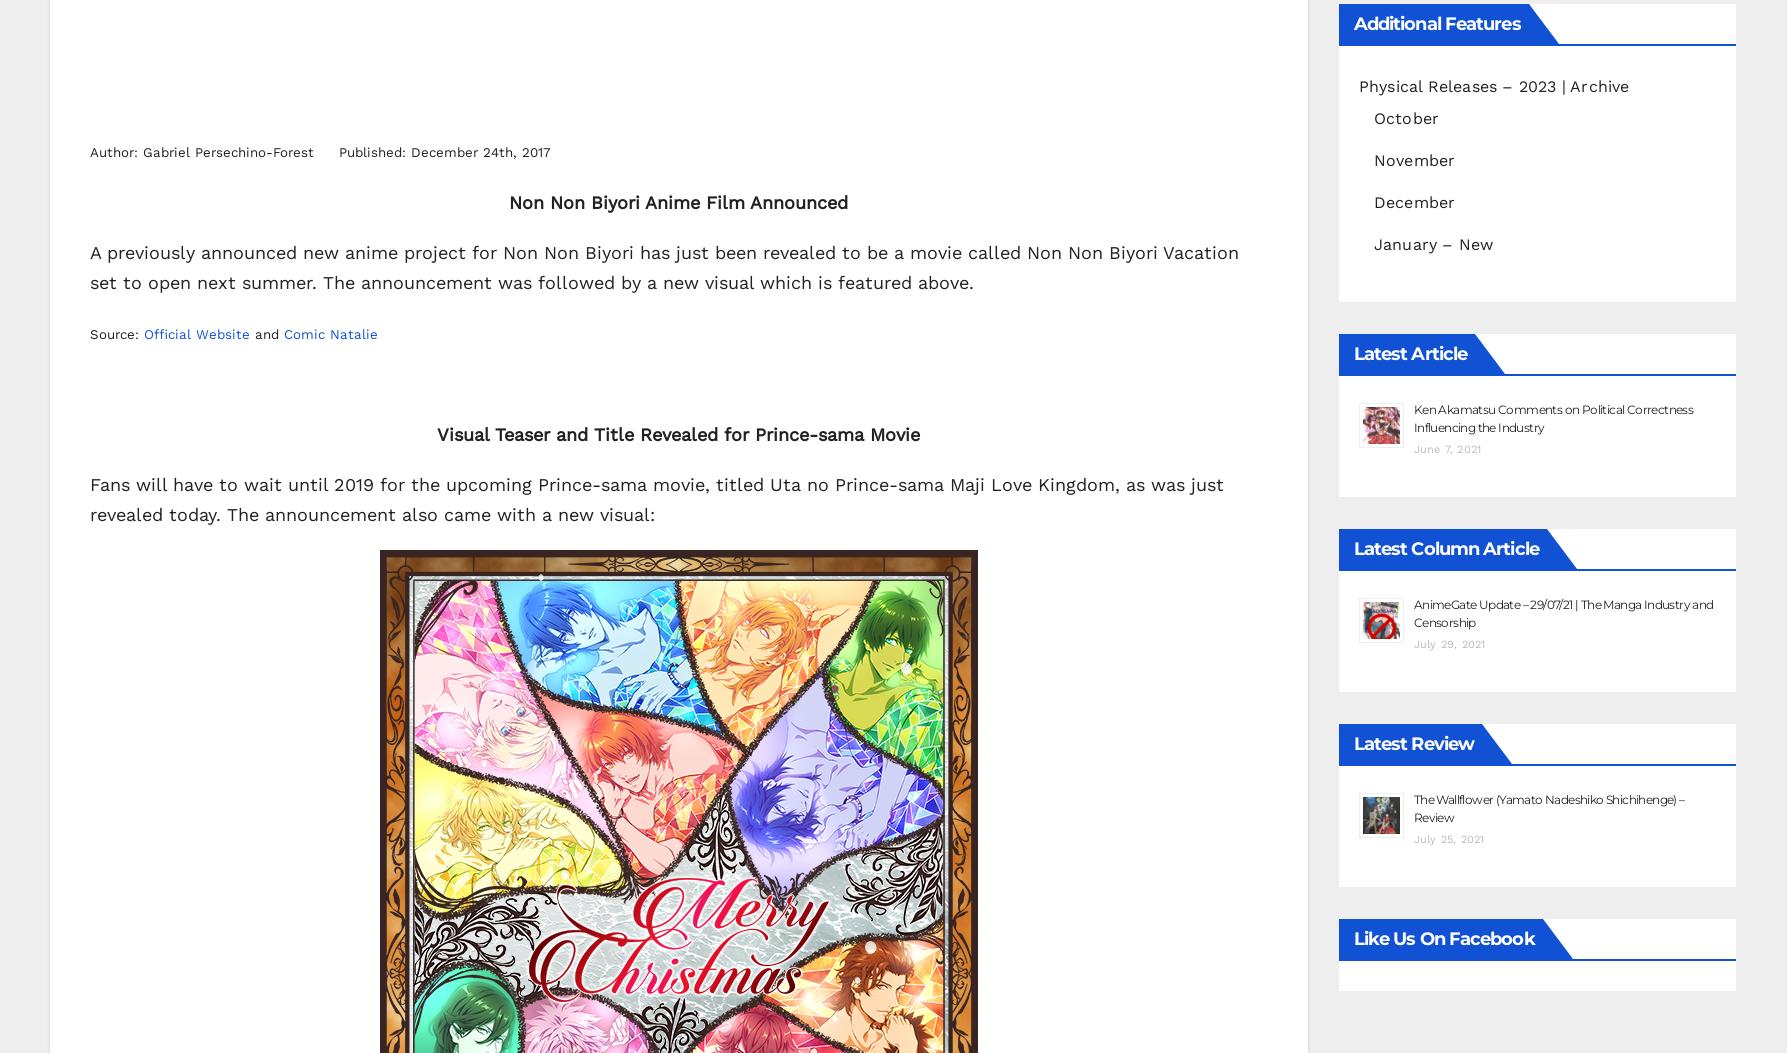  What do you see at coordinates (90, 265) in the screenshot?
I see `'A previously announced new anime project for Non Non Biyori has just been revealed to be a movie called Non Non Biyori Vacation set to open next summer. The announcement was followed by a new visual which is featured above.'` at bounding box center [90, 265].